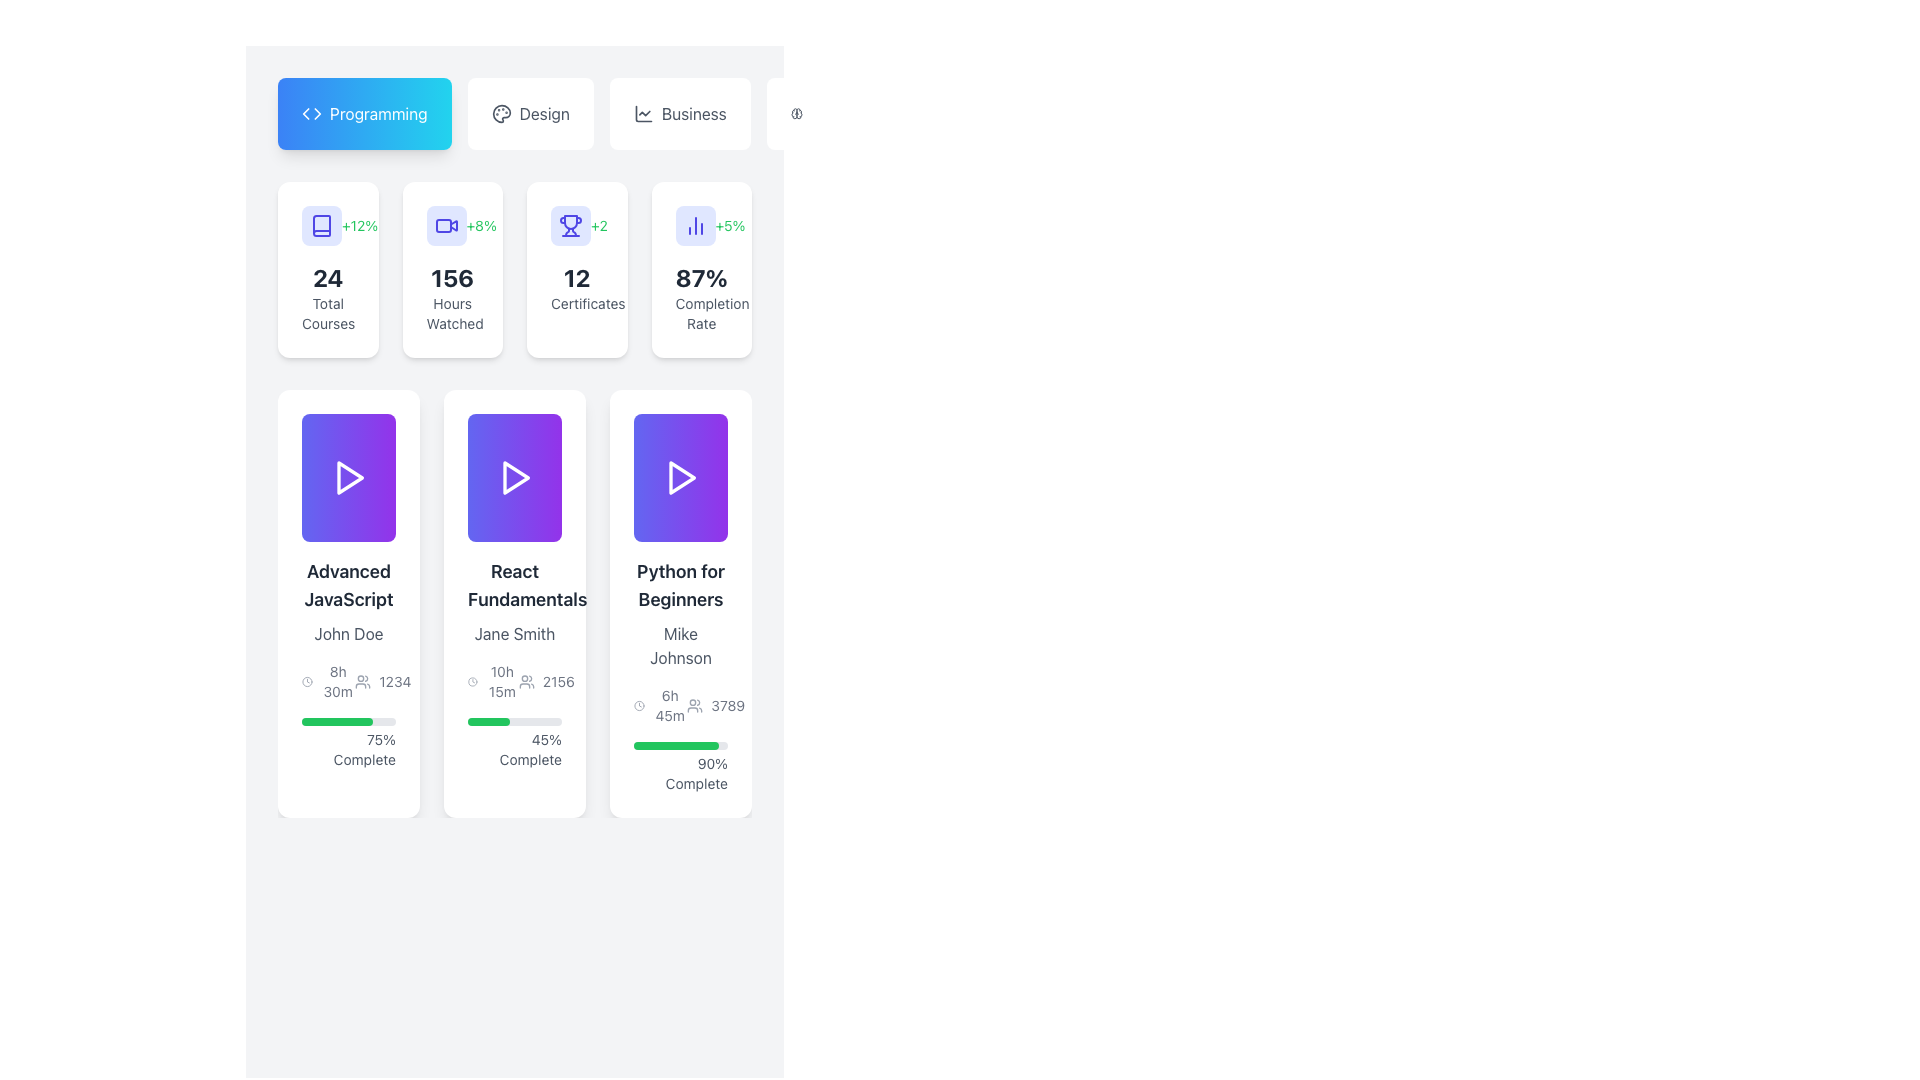 This screenshot has height=1080, width=1920. Describe the element at coordinates (680, 114) in the screenshot. I see `the 'Business' button, which is a rectangular button with rounded corners, featuring a white background and dark gray text, positioned in the navigation group as the third option from the left` at that location.